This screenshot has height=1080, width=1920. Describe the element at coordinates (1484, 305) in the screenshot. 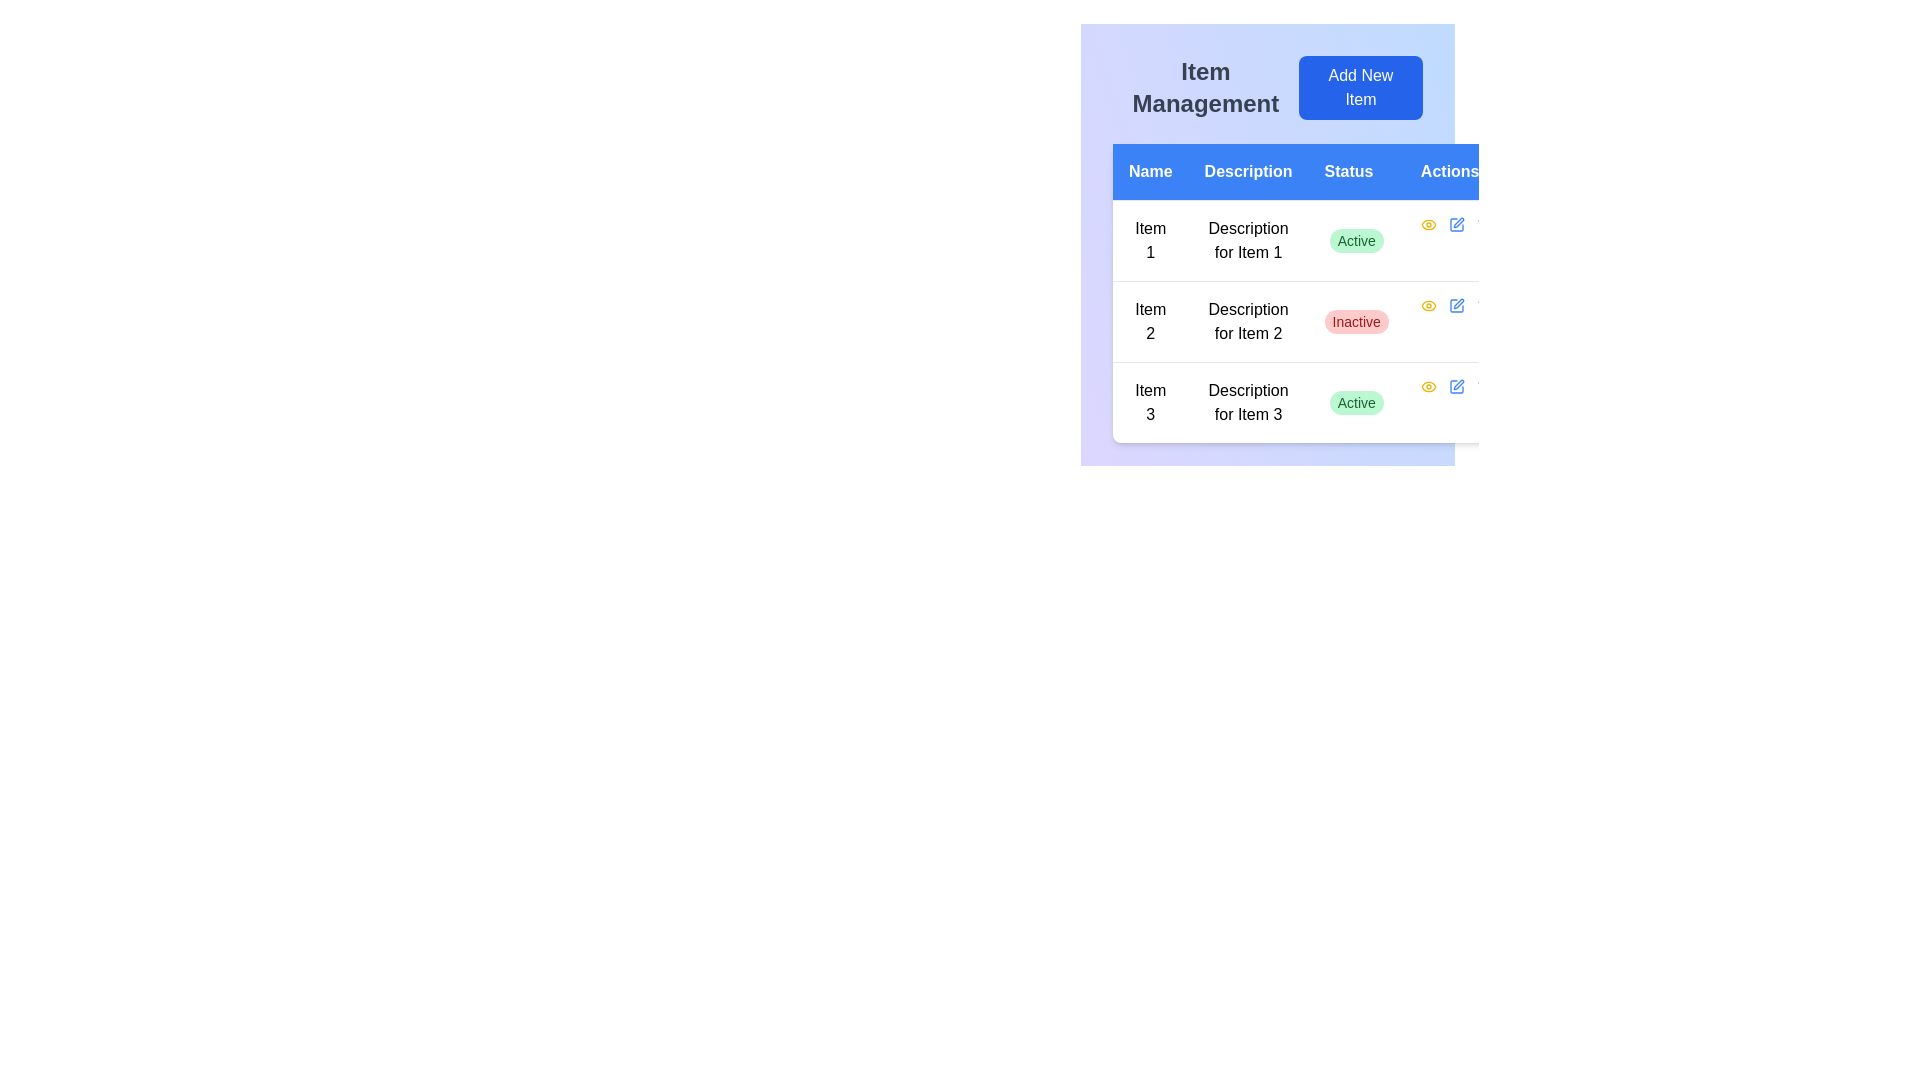

I see `the delete button located in the 'Actions' column of the second row of the table` at that location.